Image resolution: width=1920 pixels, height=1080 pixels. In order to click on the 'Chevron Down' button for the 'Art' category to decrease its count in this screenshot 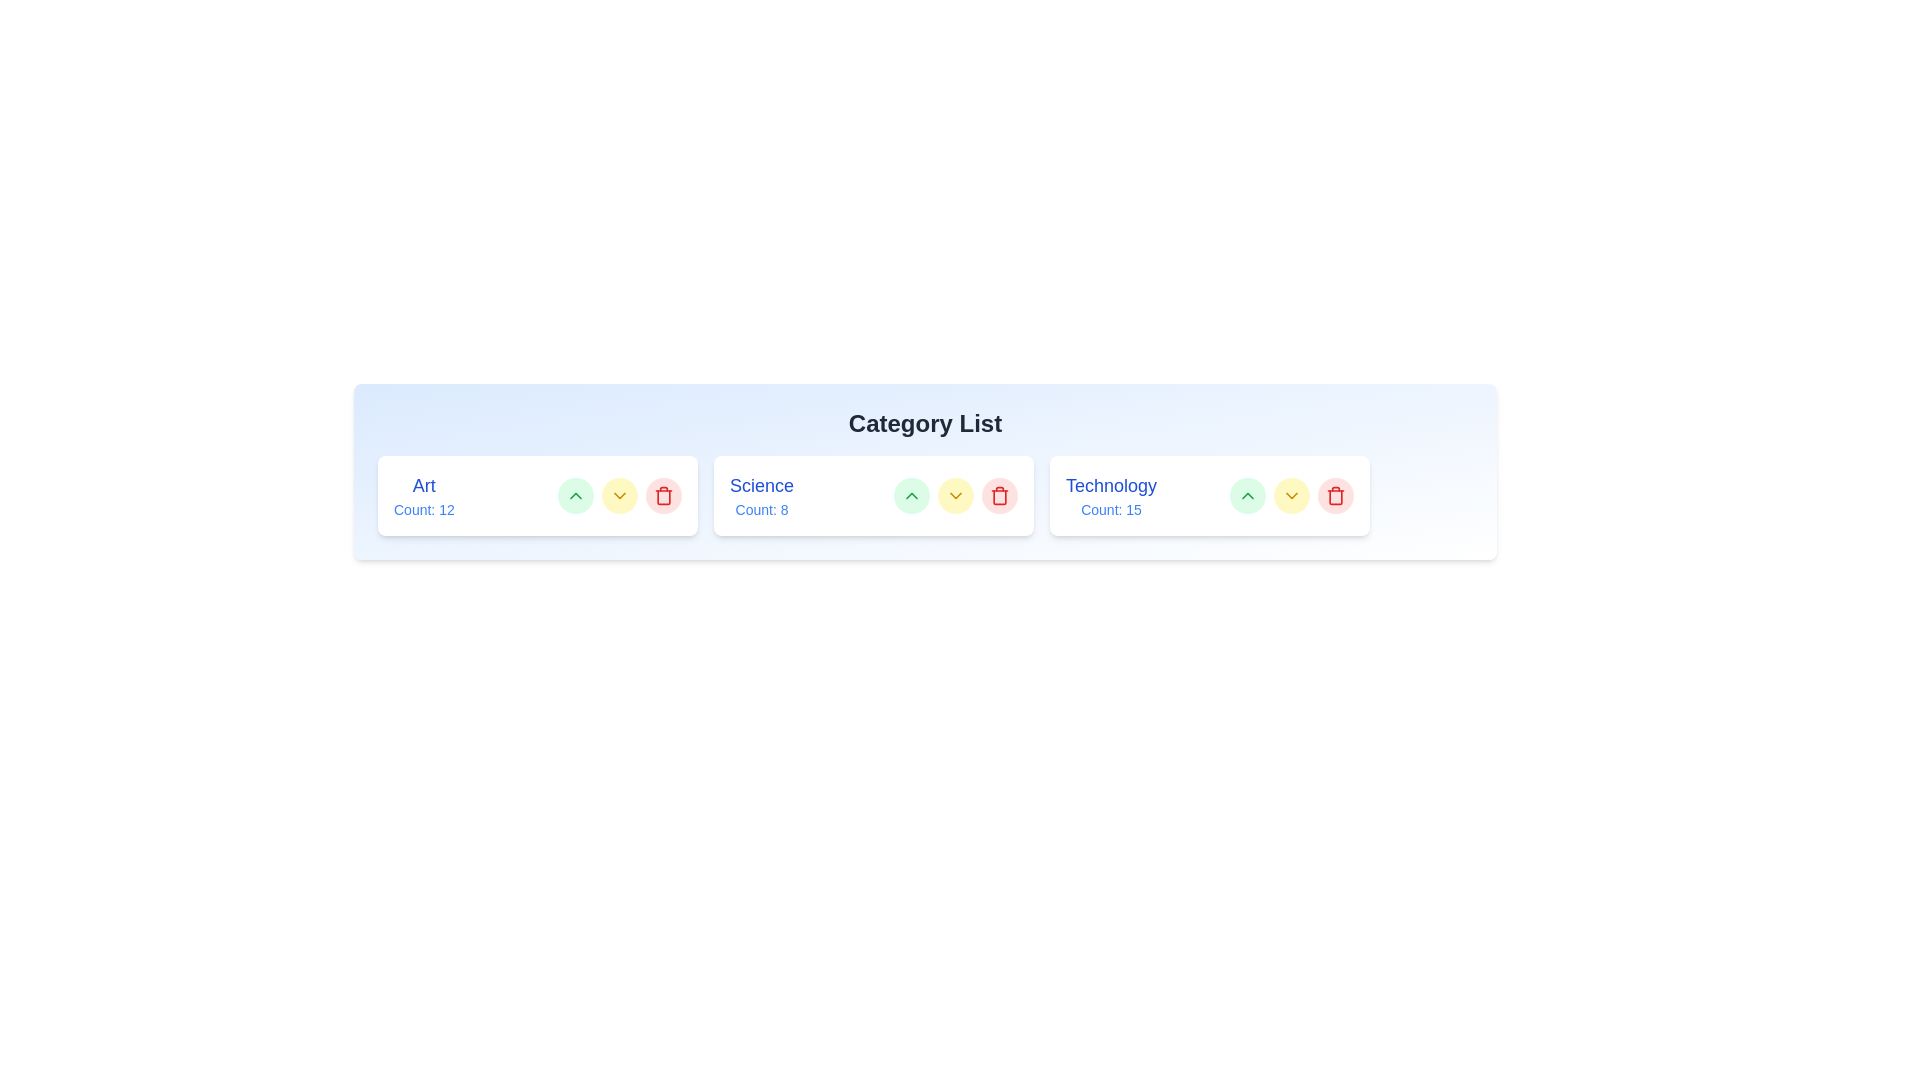, I will do `click(618, 495)`.